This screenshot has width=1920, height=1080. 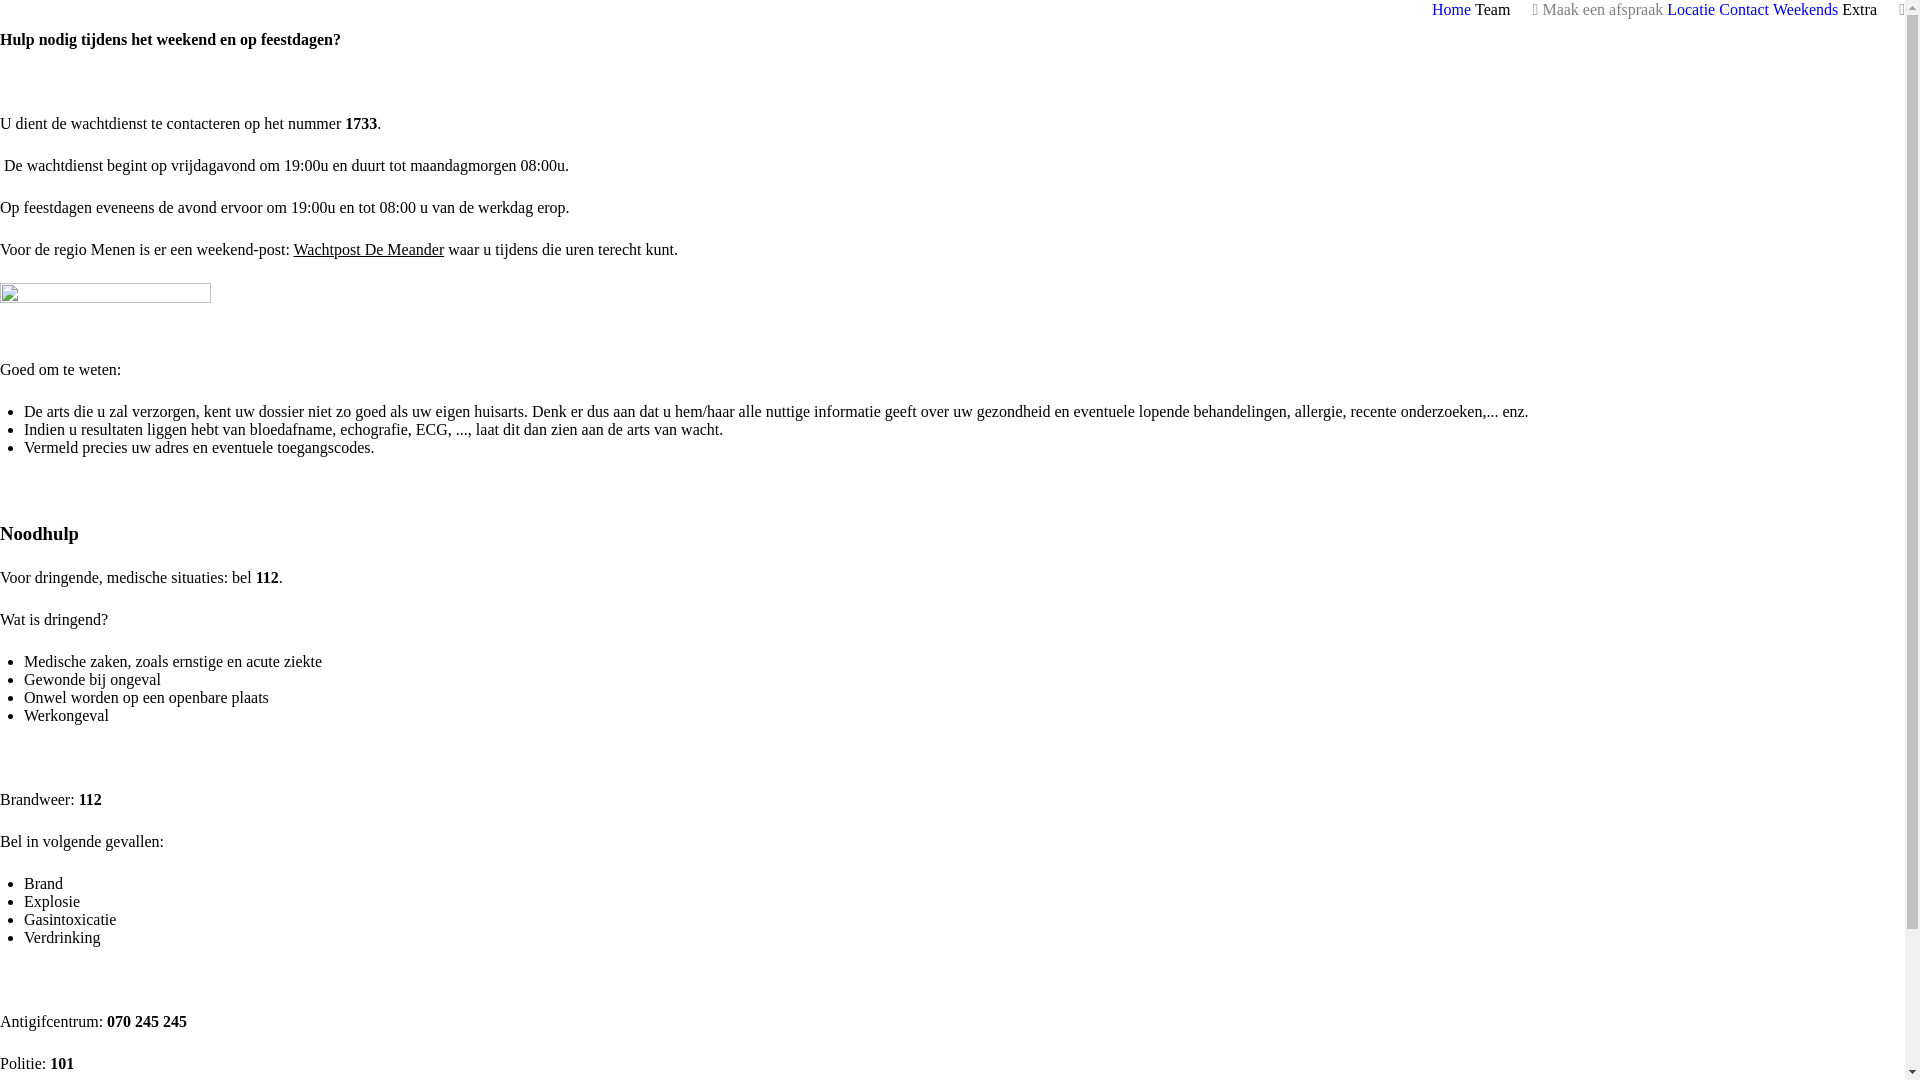 I want to click on 'Contact', so click(x=1742, y=9).